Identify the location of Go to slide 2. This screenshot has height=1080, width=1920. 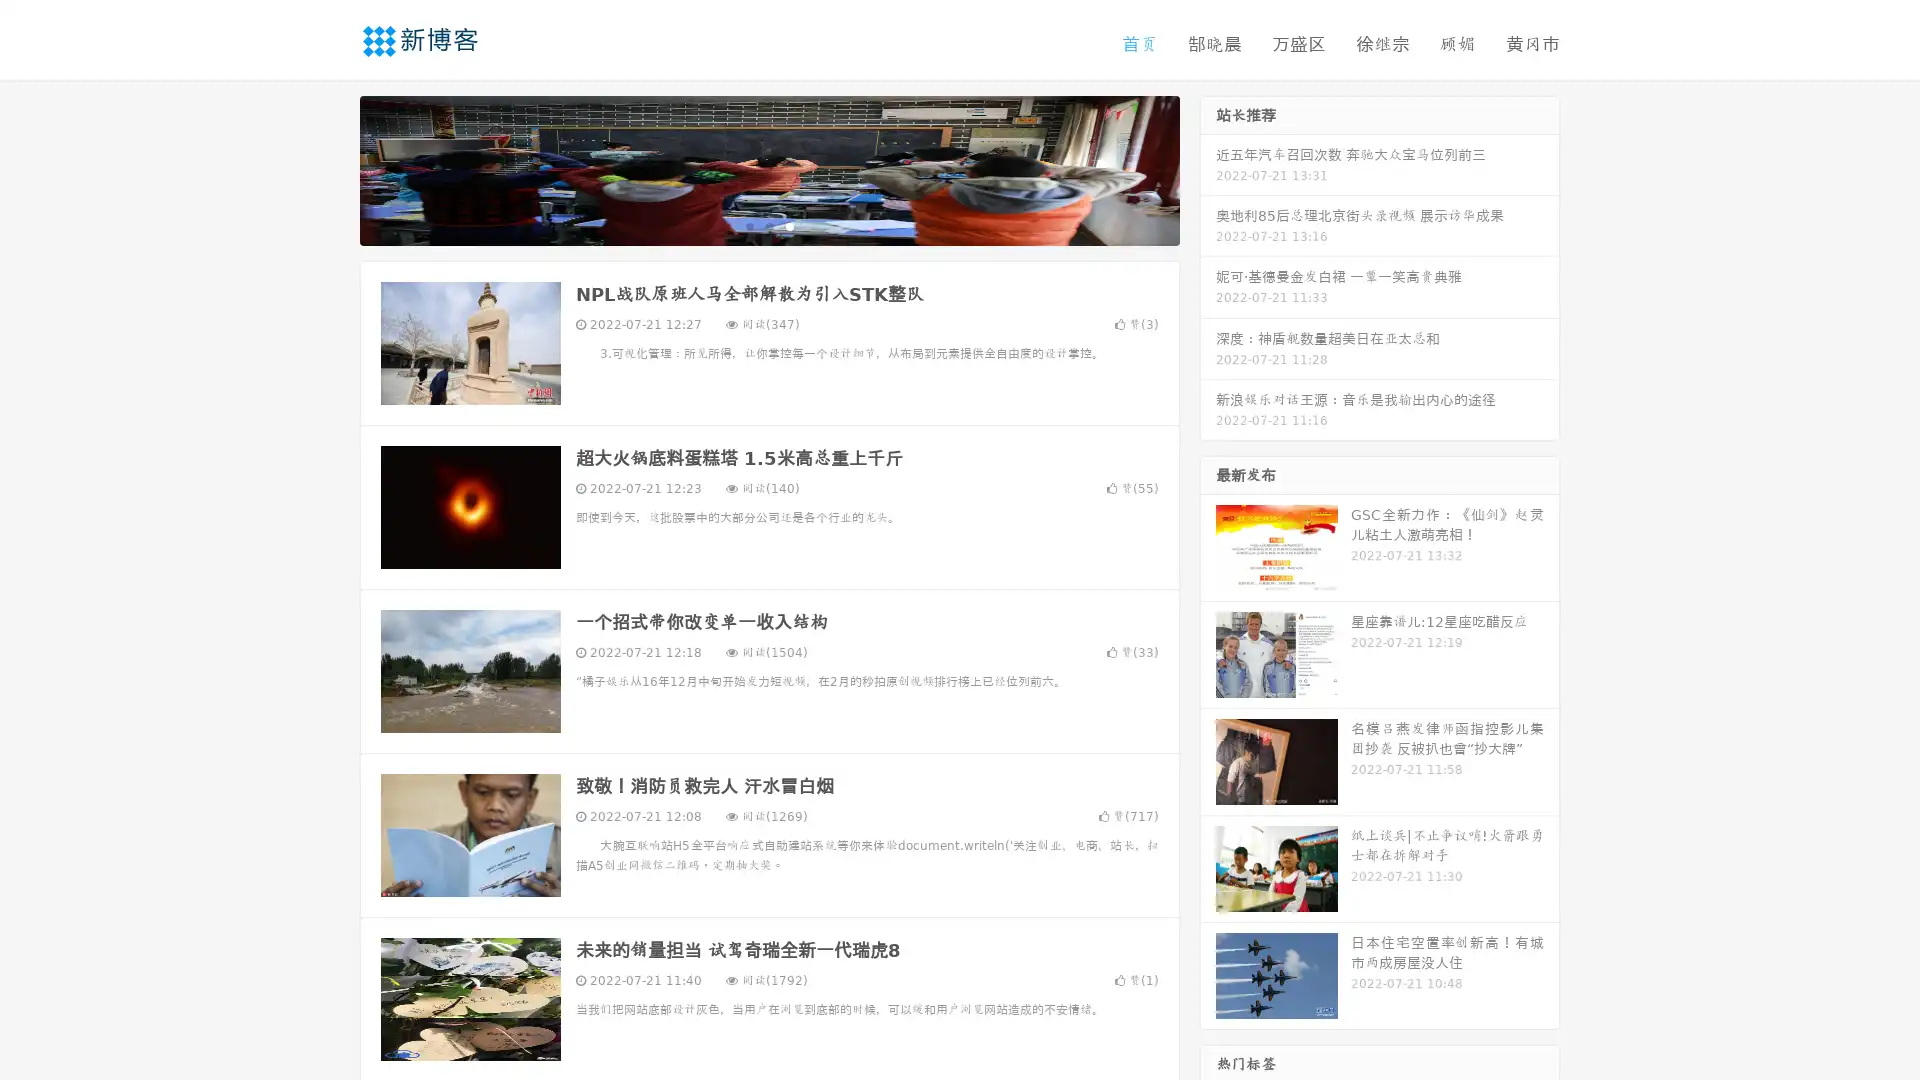
(768, 225).